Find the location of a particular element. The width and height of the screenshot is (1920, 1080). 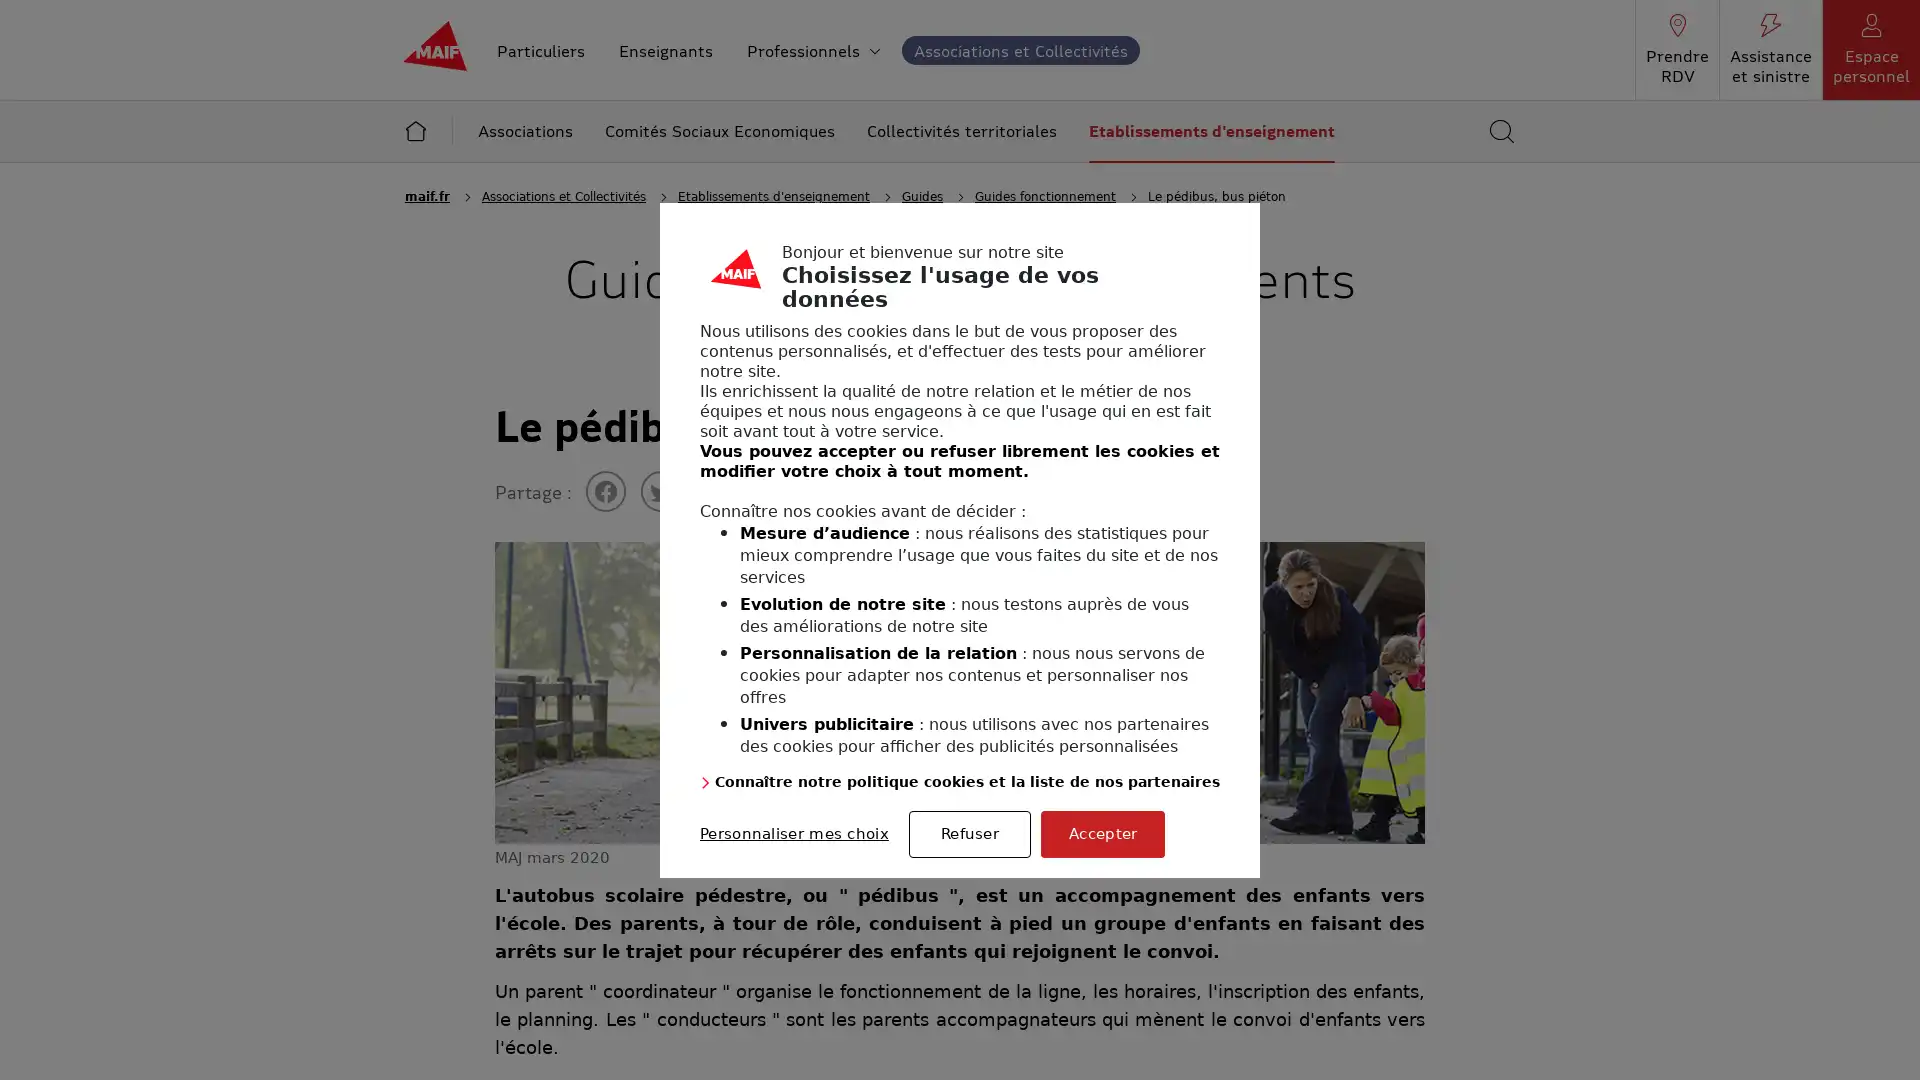

Professionnels is located at coordinates (813, 48).